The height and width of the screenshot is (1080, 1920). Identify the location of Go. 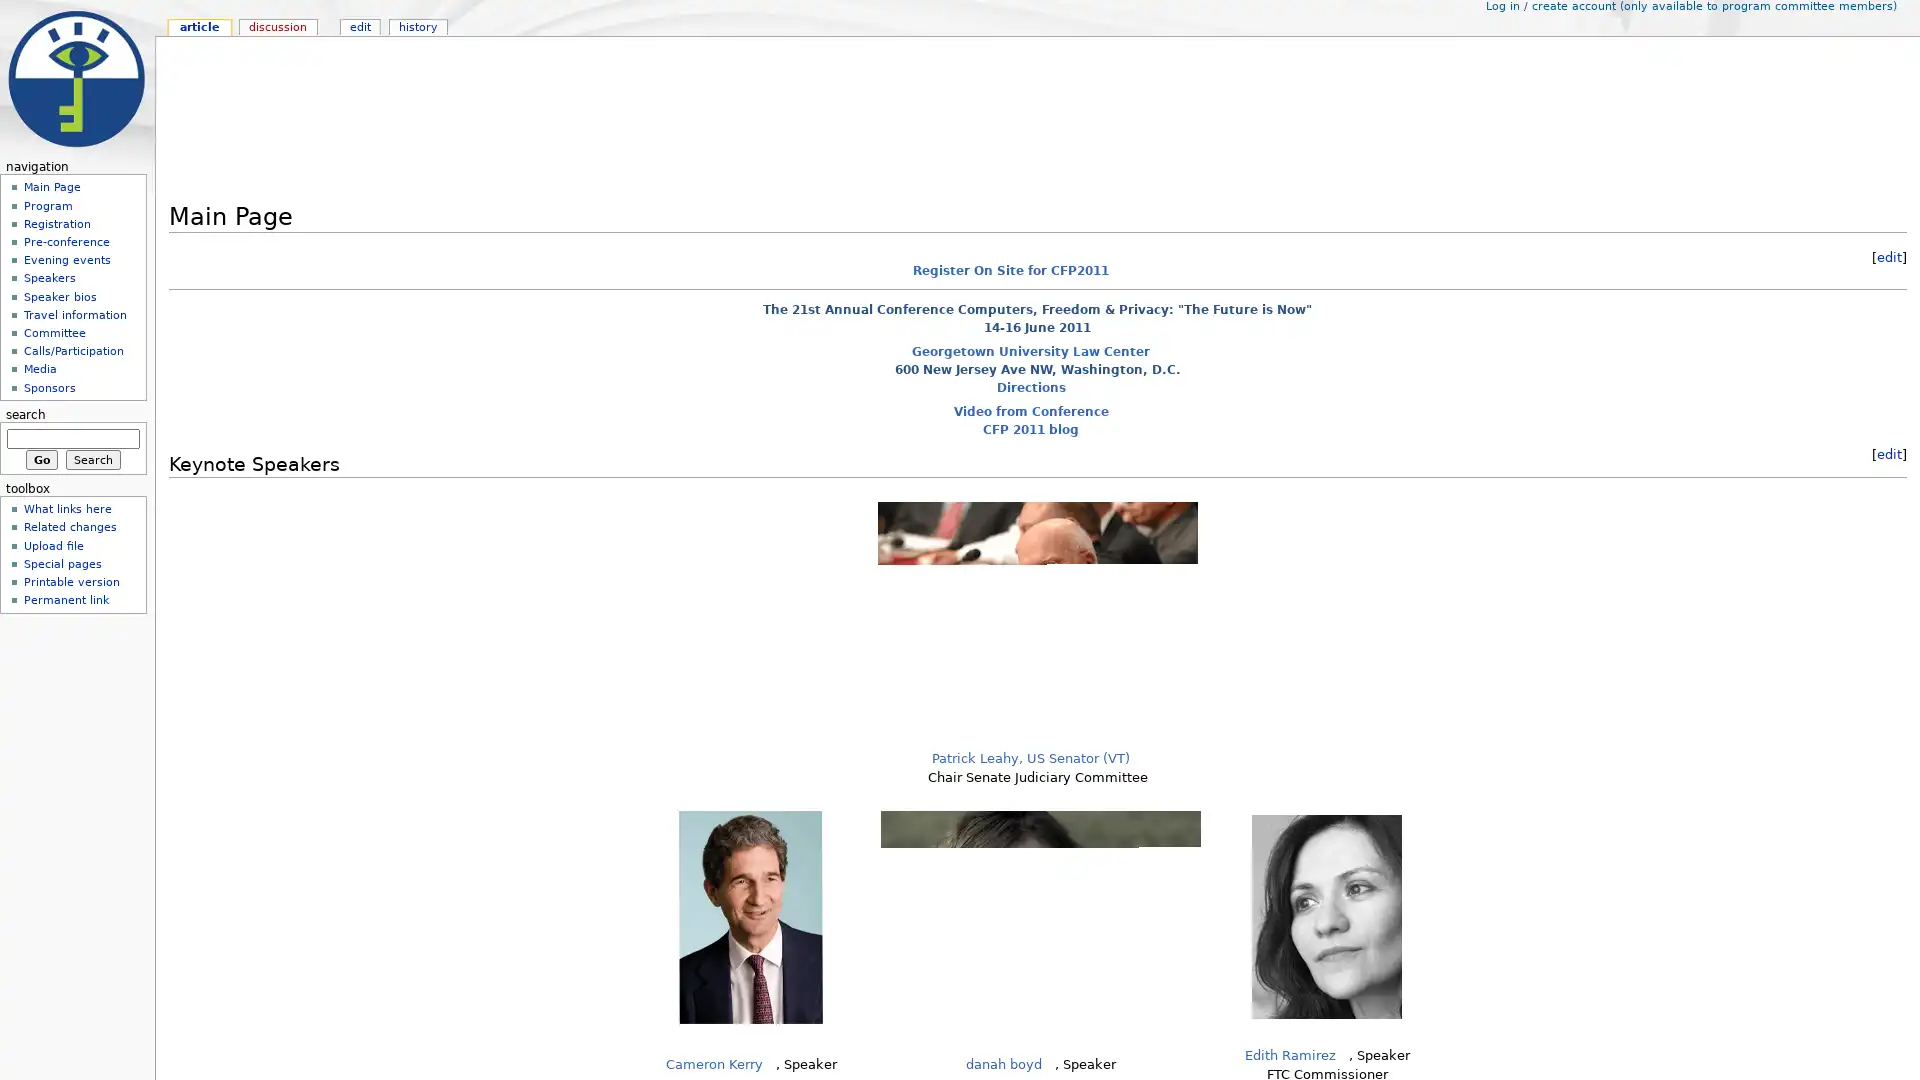
(41, 459).